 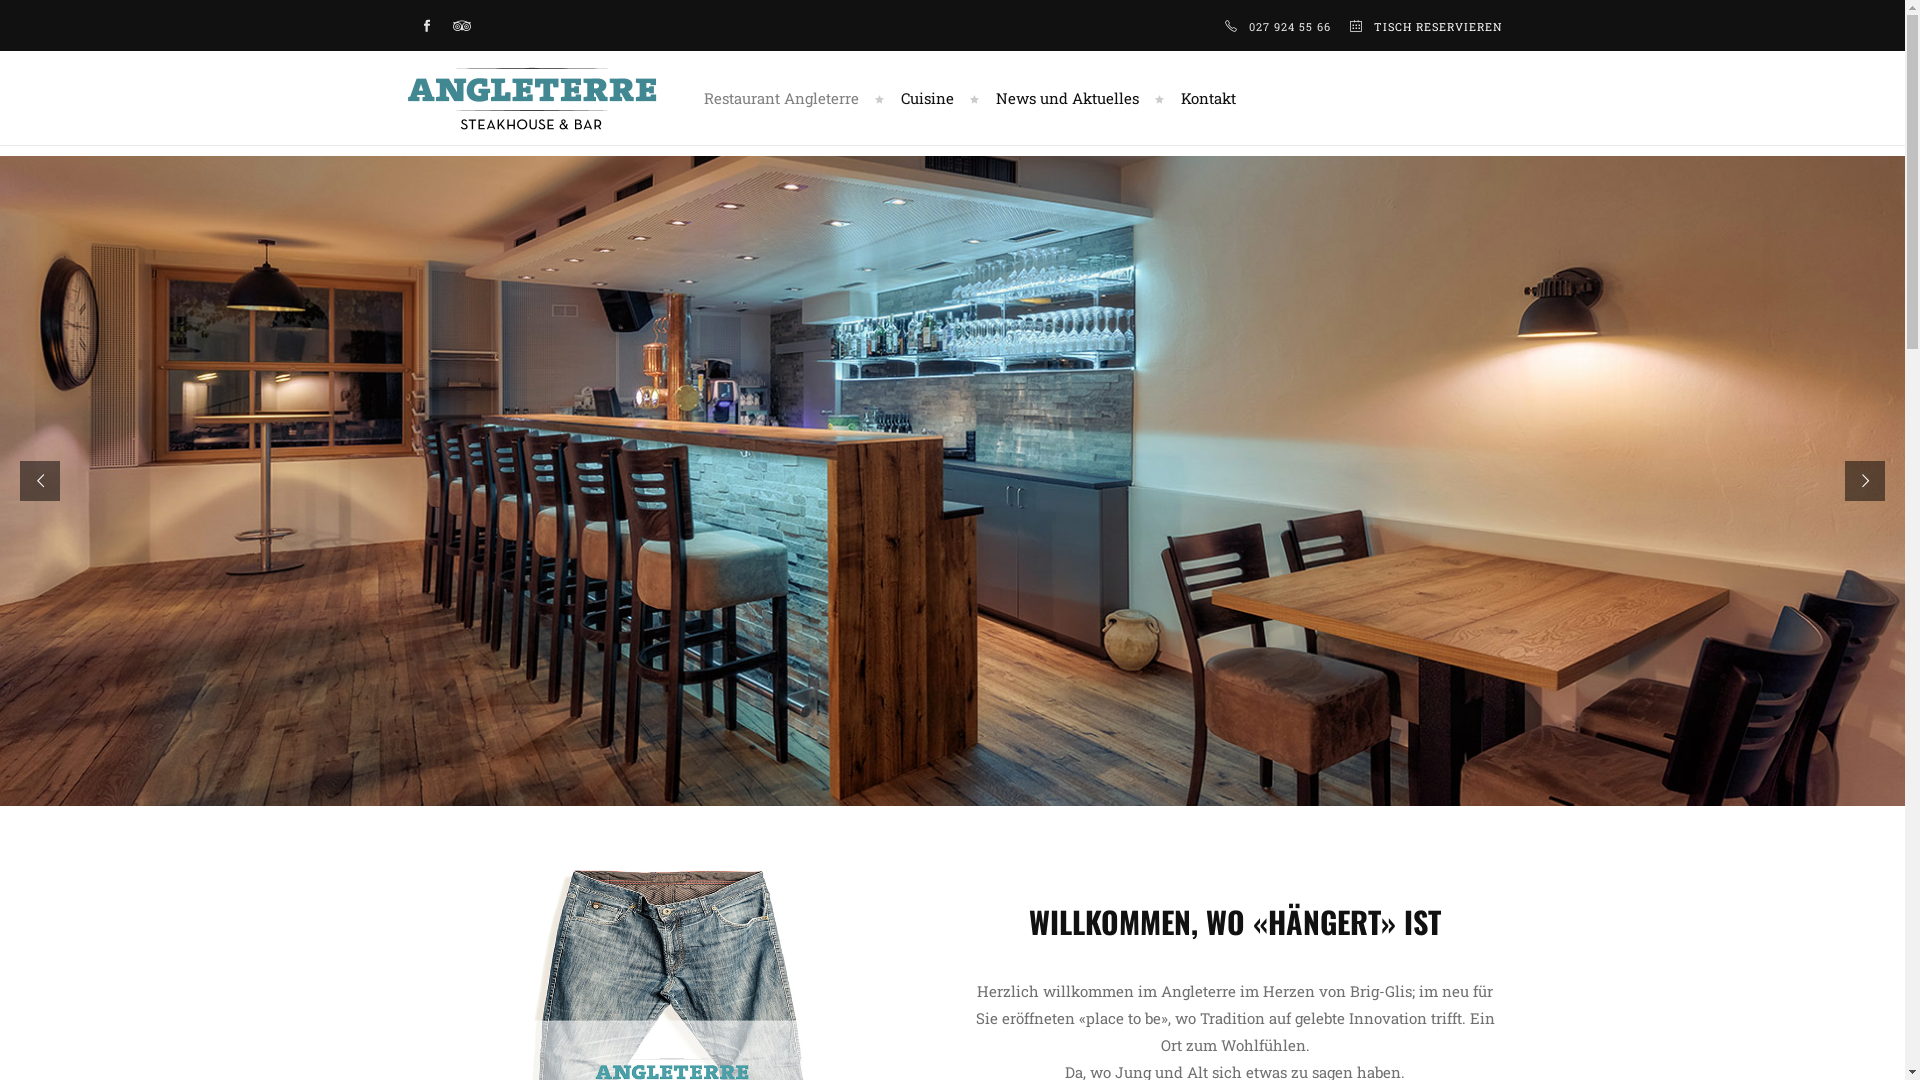 I want to click on 'Restaurant Angleterre', so click(x=781, y=97).